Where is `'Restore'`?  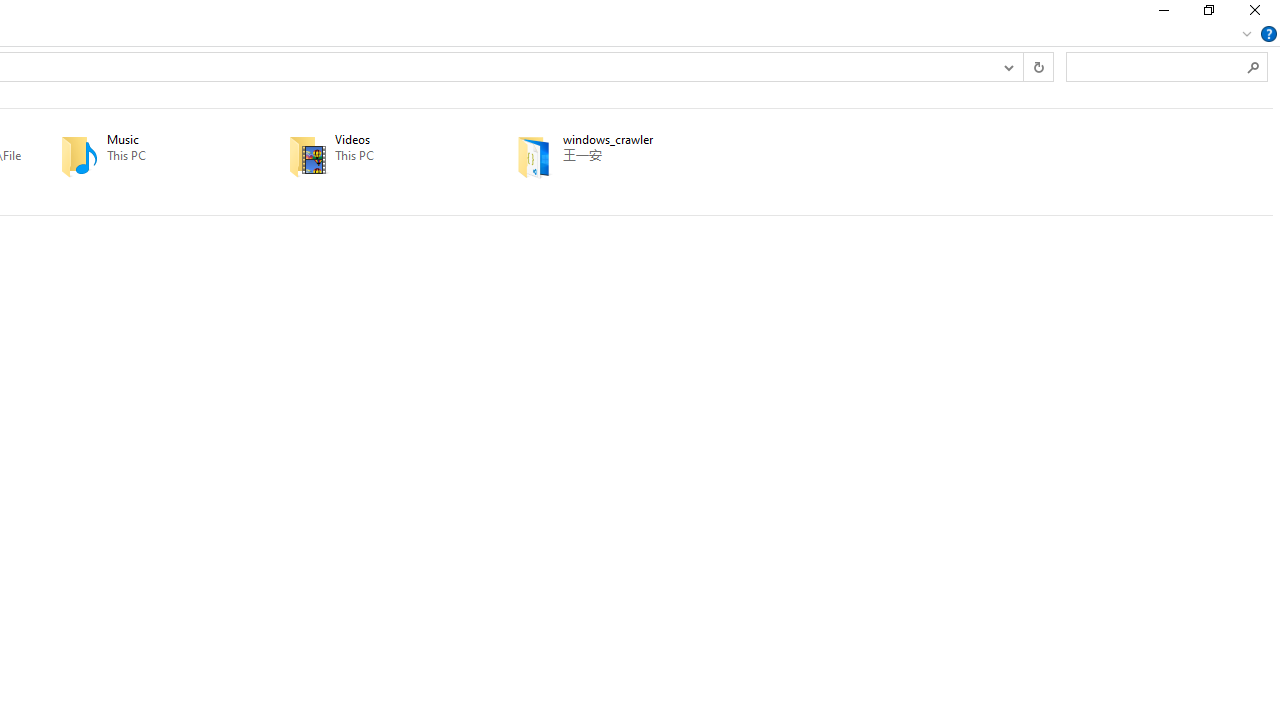 'Restore' is located at coordinates (1207, 15).